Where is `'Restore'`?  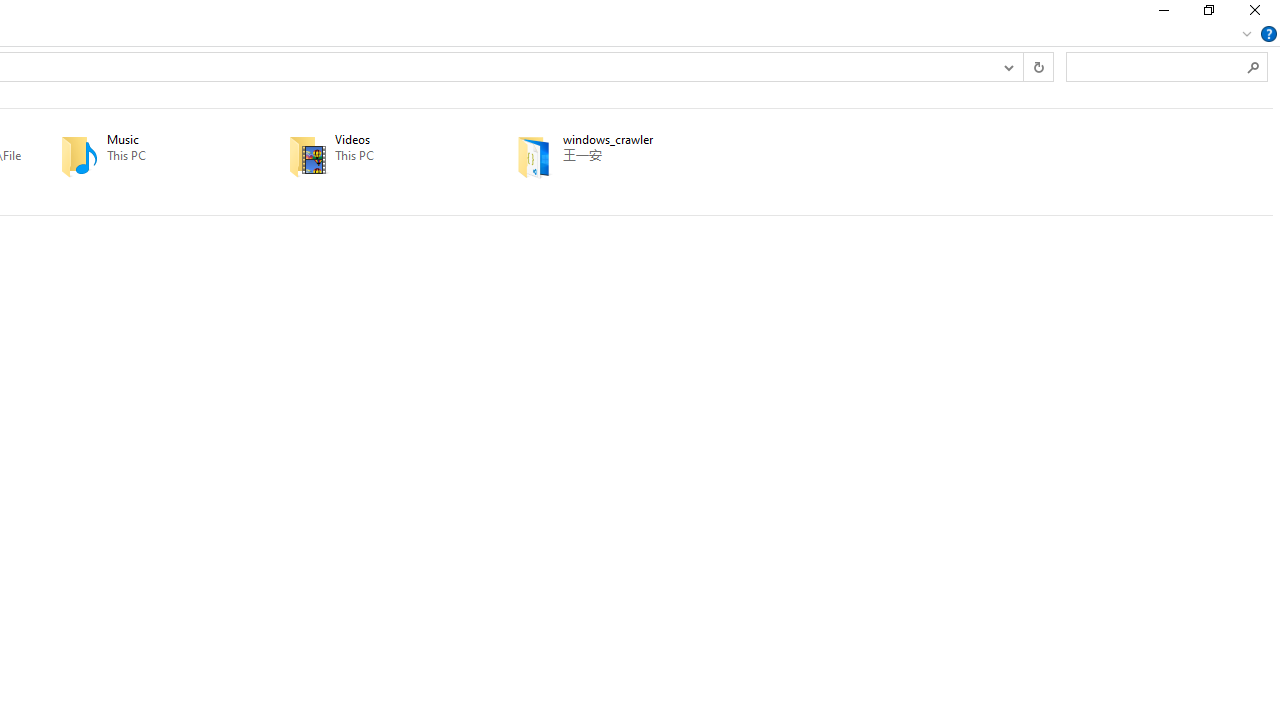 'Restore' is located at coordinates (1207, 15).